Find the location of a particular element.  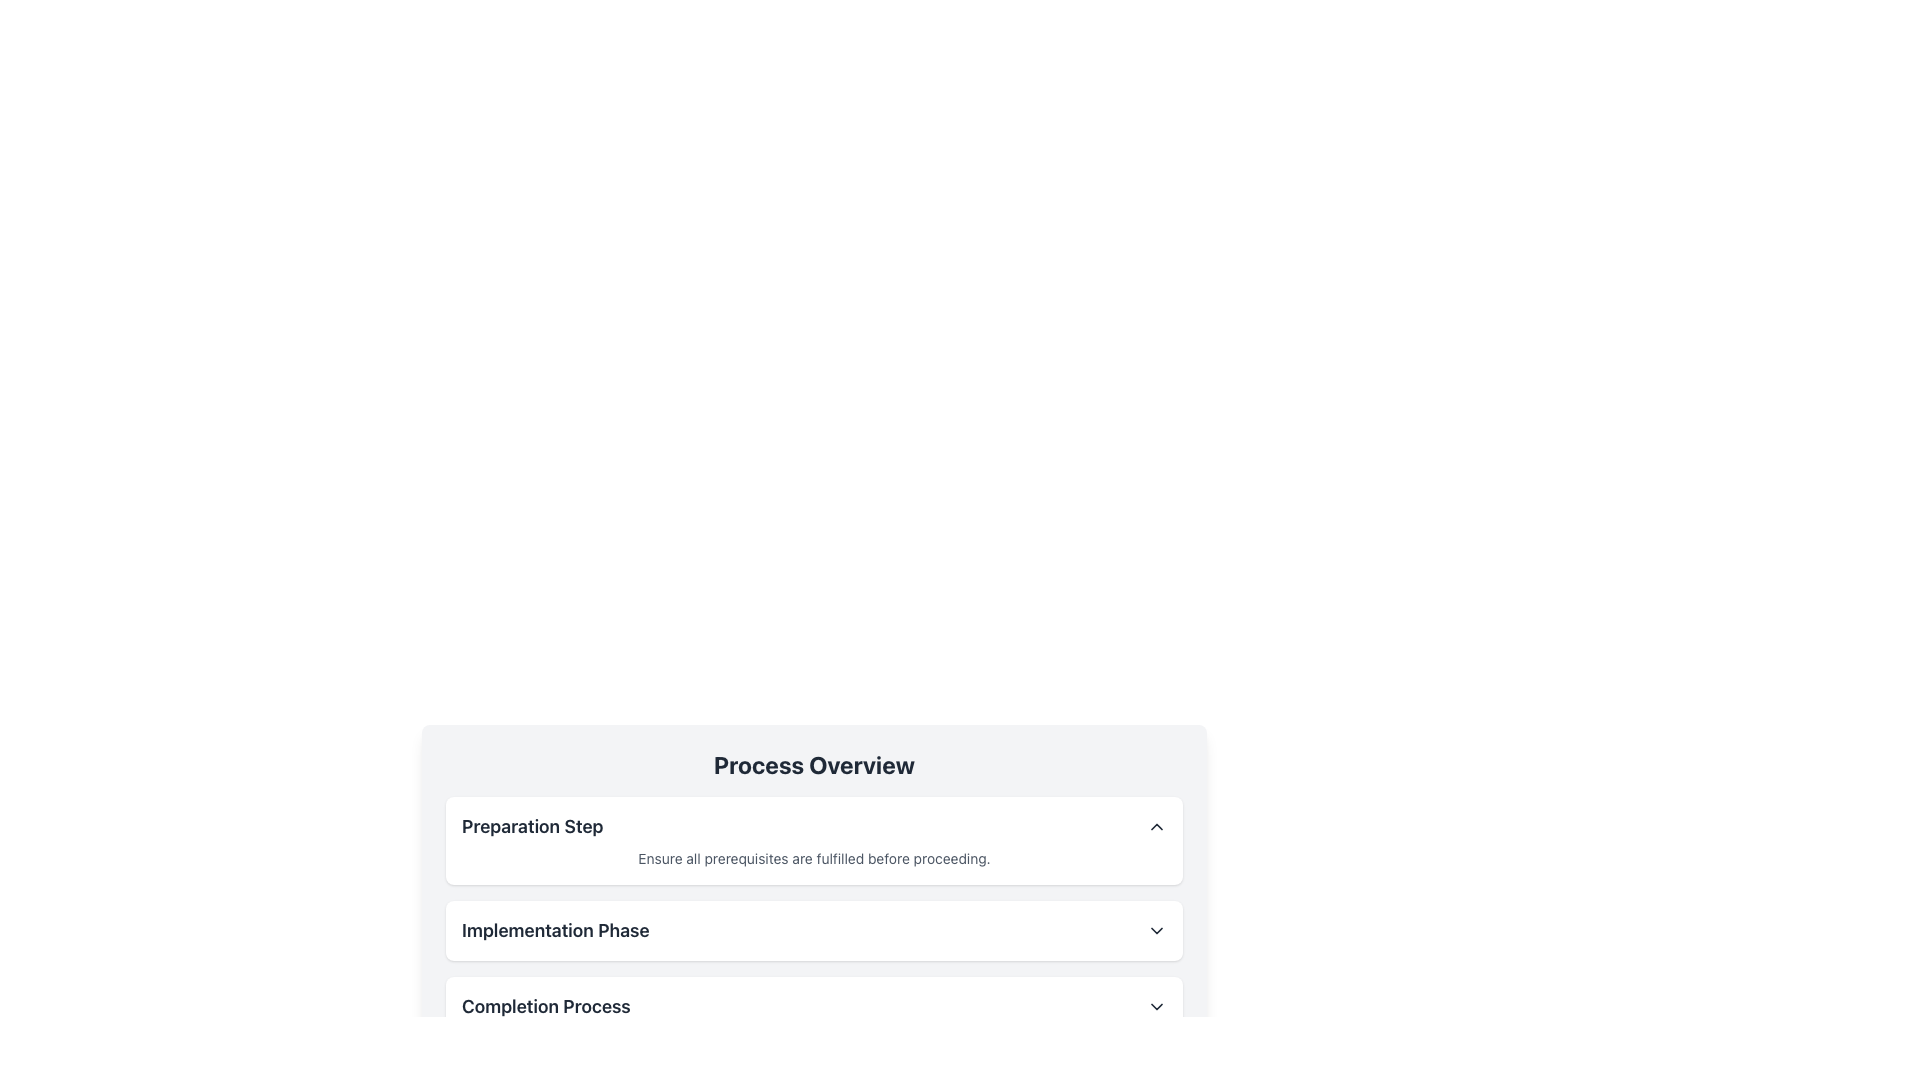

the downward-pointing chevron icon, which is styled as an SVG graphic with a stroke width of 2, located to the right of the text label 'Completion Process' is located at coordinates (1156, 1006).